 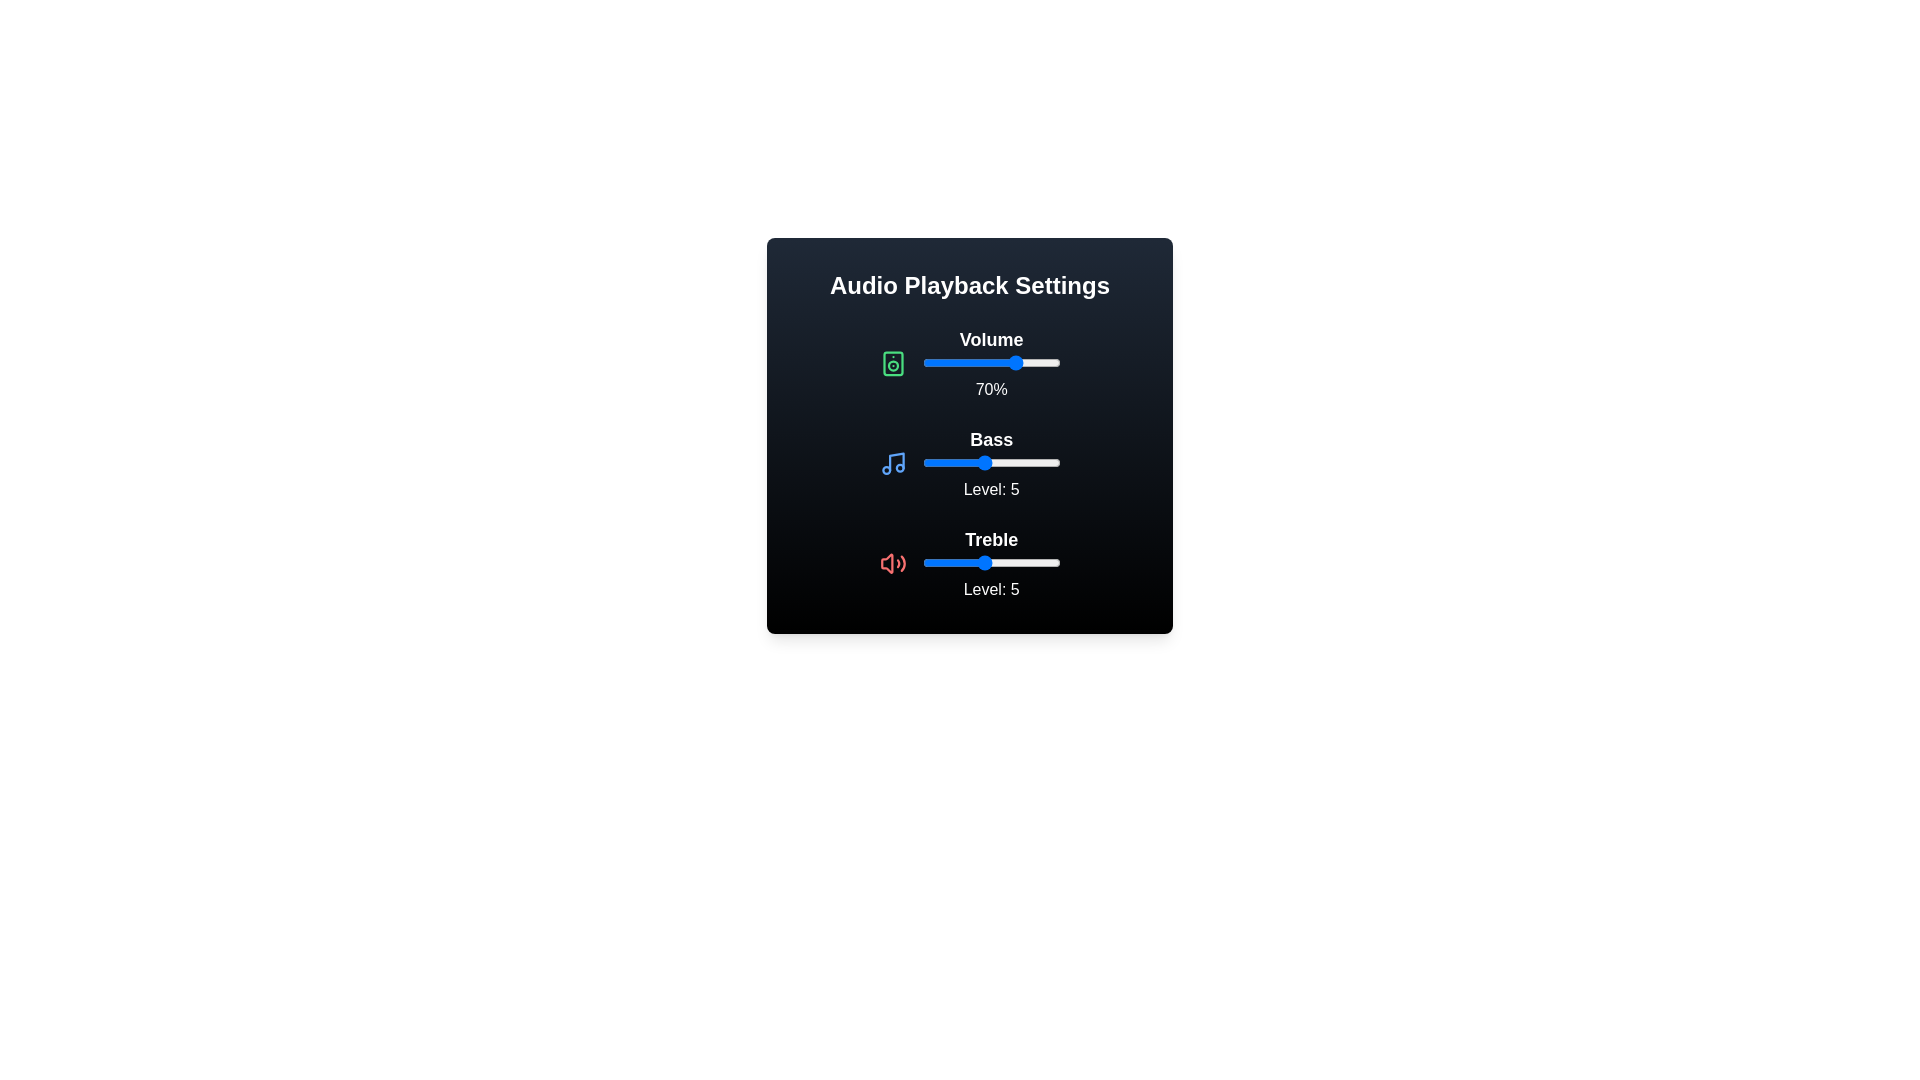 What do you see at coordinates (987, 362) in the screenshot?
I see `the volume slider` at bounding box center [987, 362].